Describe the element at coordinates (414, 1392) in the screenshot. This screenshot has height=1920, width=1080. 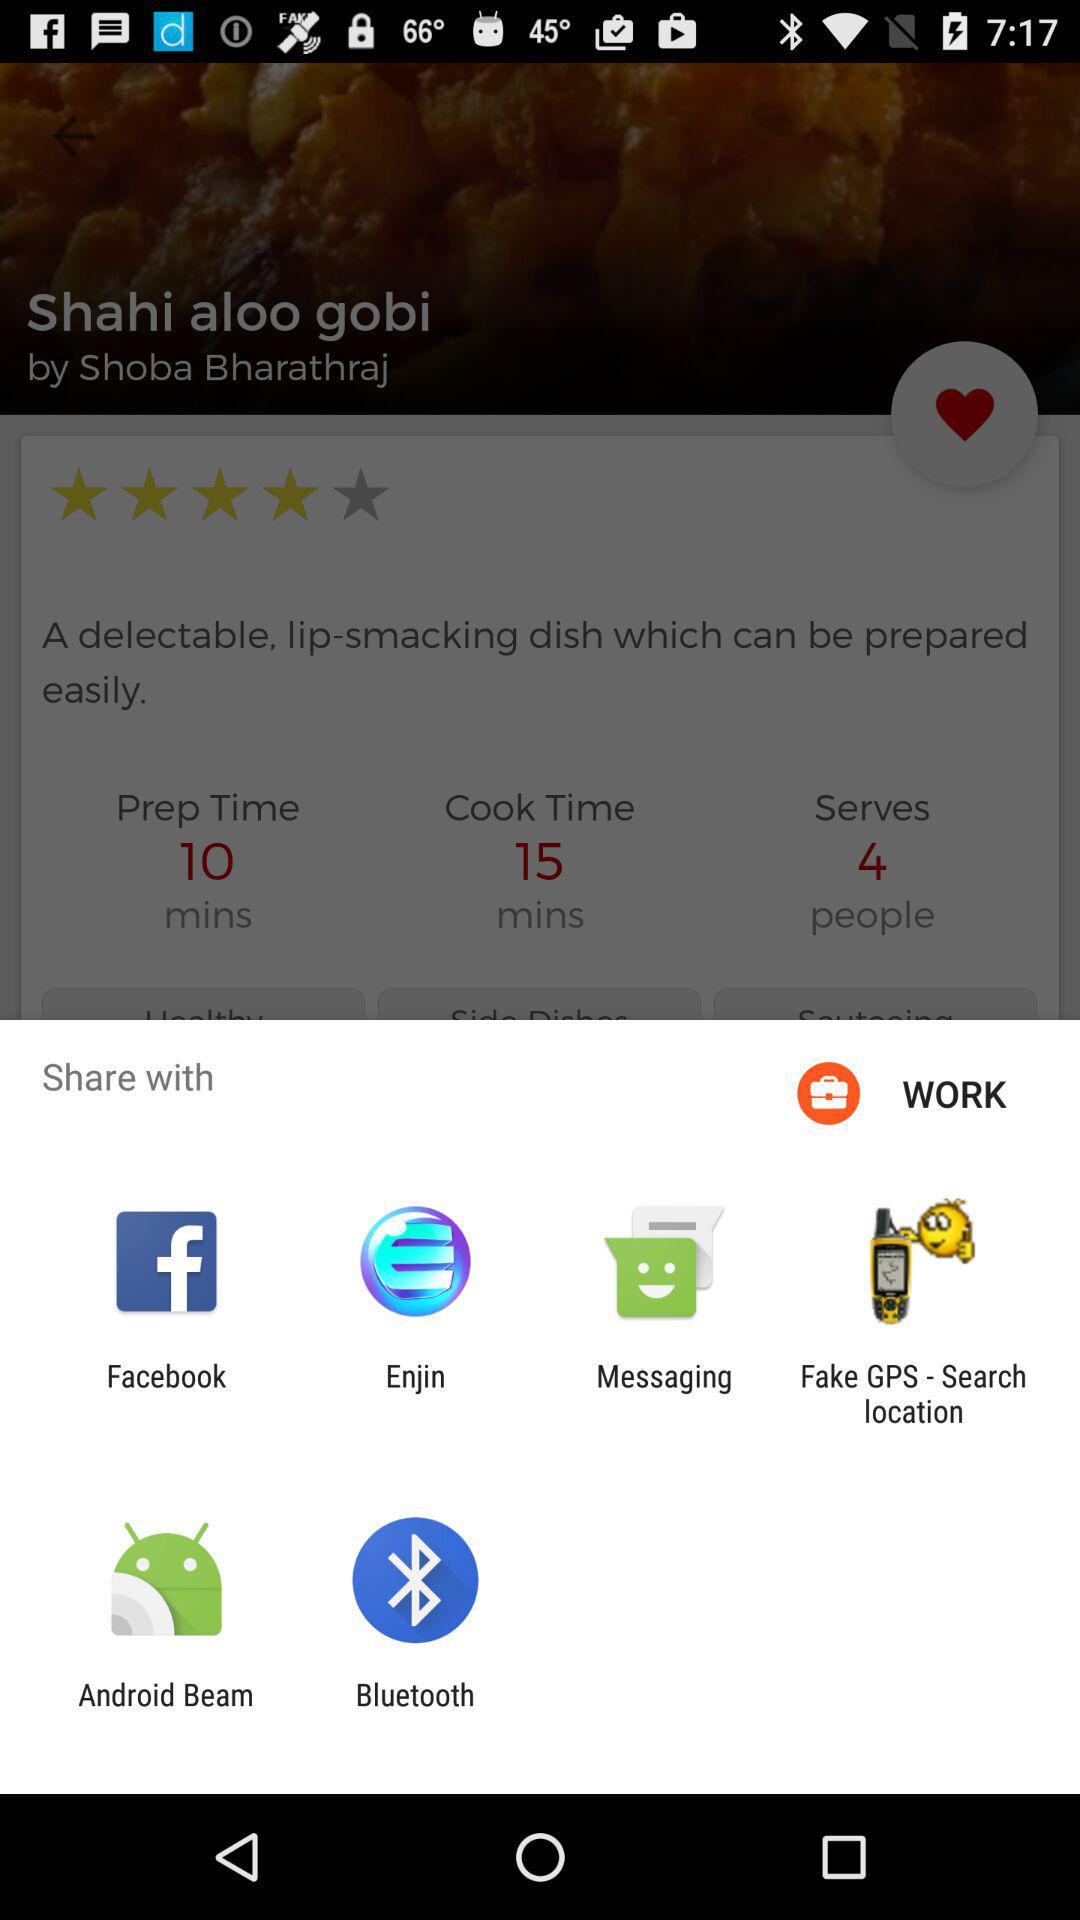
I see `the enjin icon` at that location.